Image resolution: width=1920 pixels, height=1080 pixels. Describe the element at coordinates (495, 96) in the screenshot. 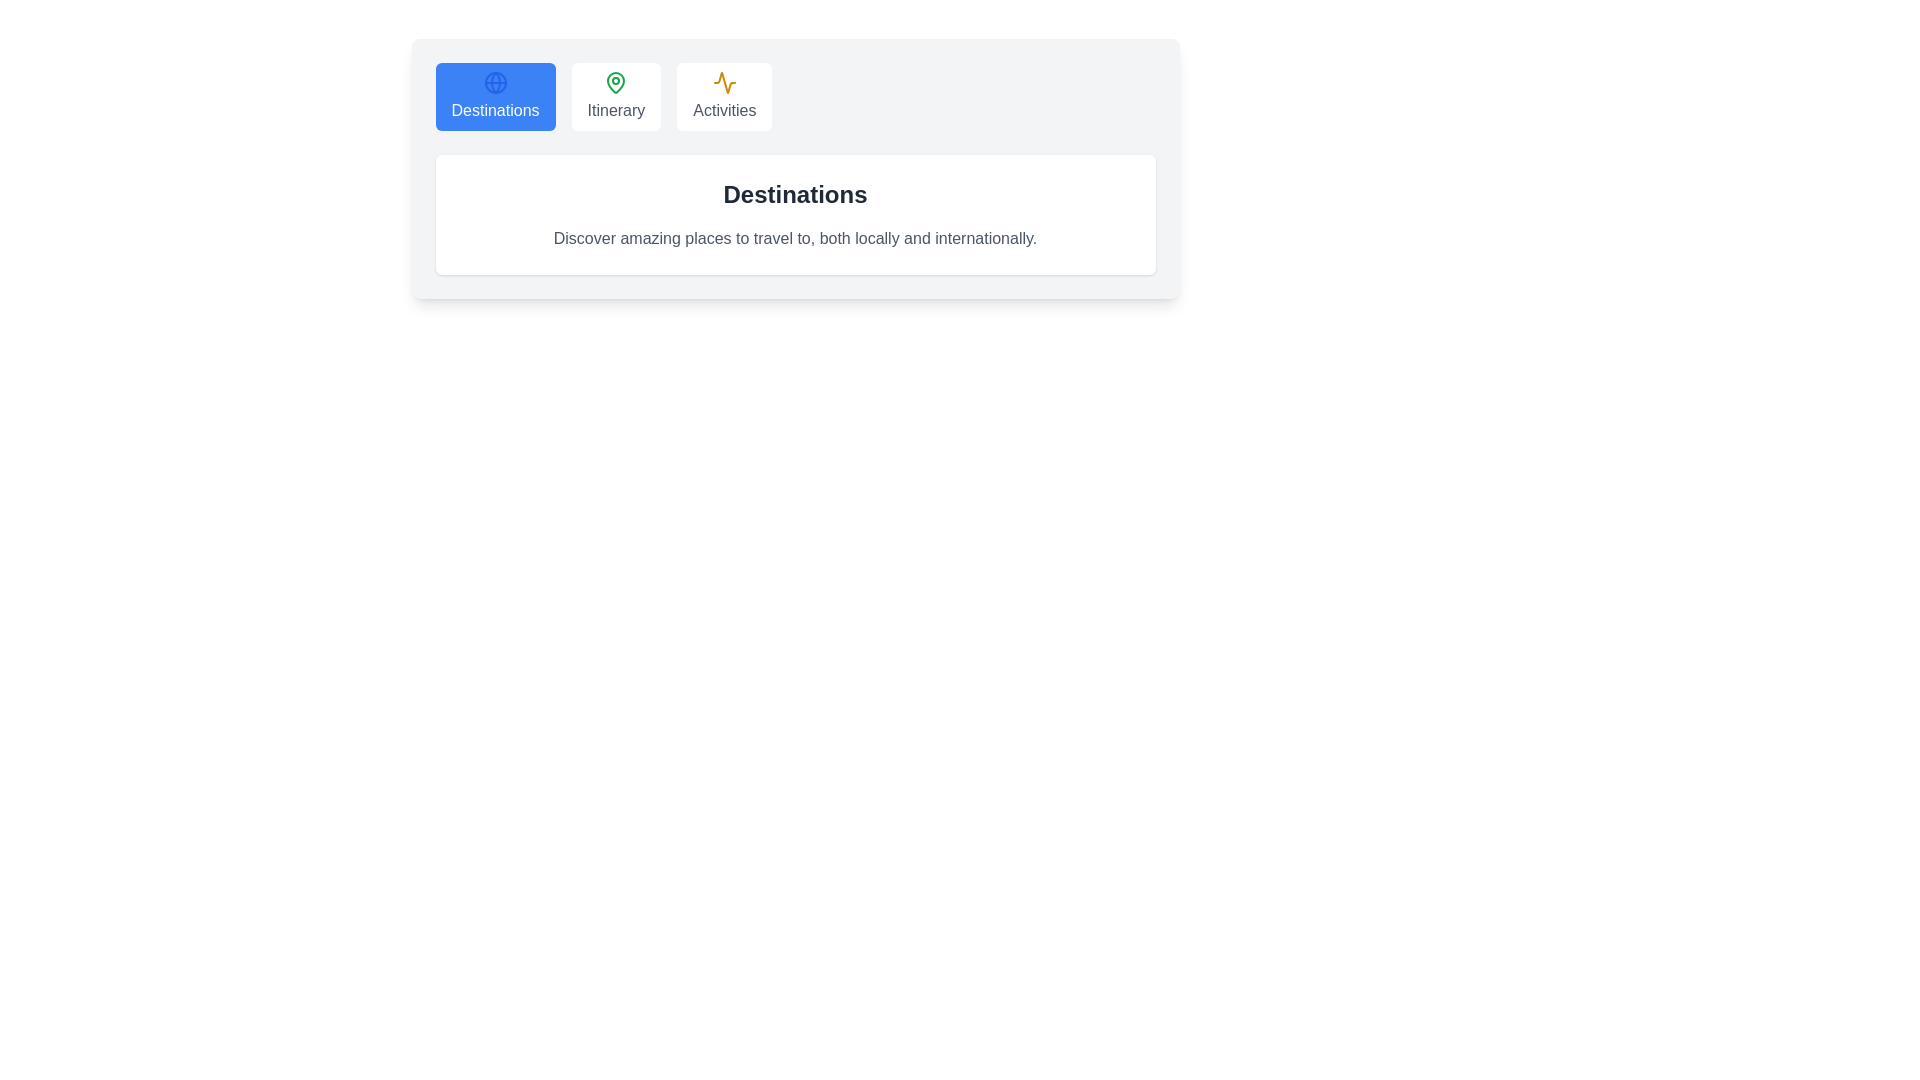

I see `the tab labeled Destinations to observe the hover effect` at that location.